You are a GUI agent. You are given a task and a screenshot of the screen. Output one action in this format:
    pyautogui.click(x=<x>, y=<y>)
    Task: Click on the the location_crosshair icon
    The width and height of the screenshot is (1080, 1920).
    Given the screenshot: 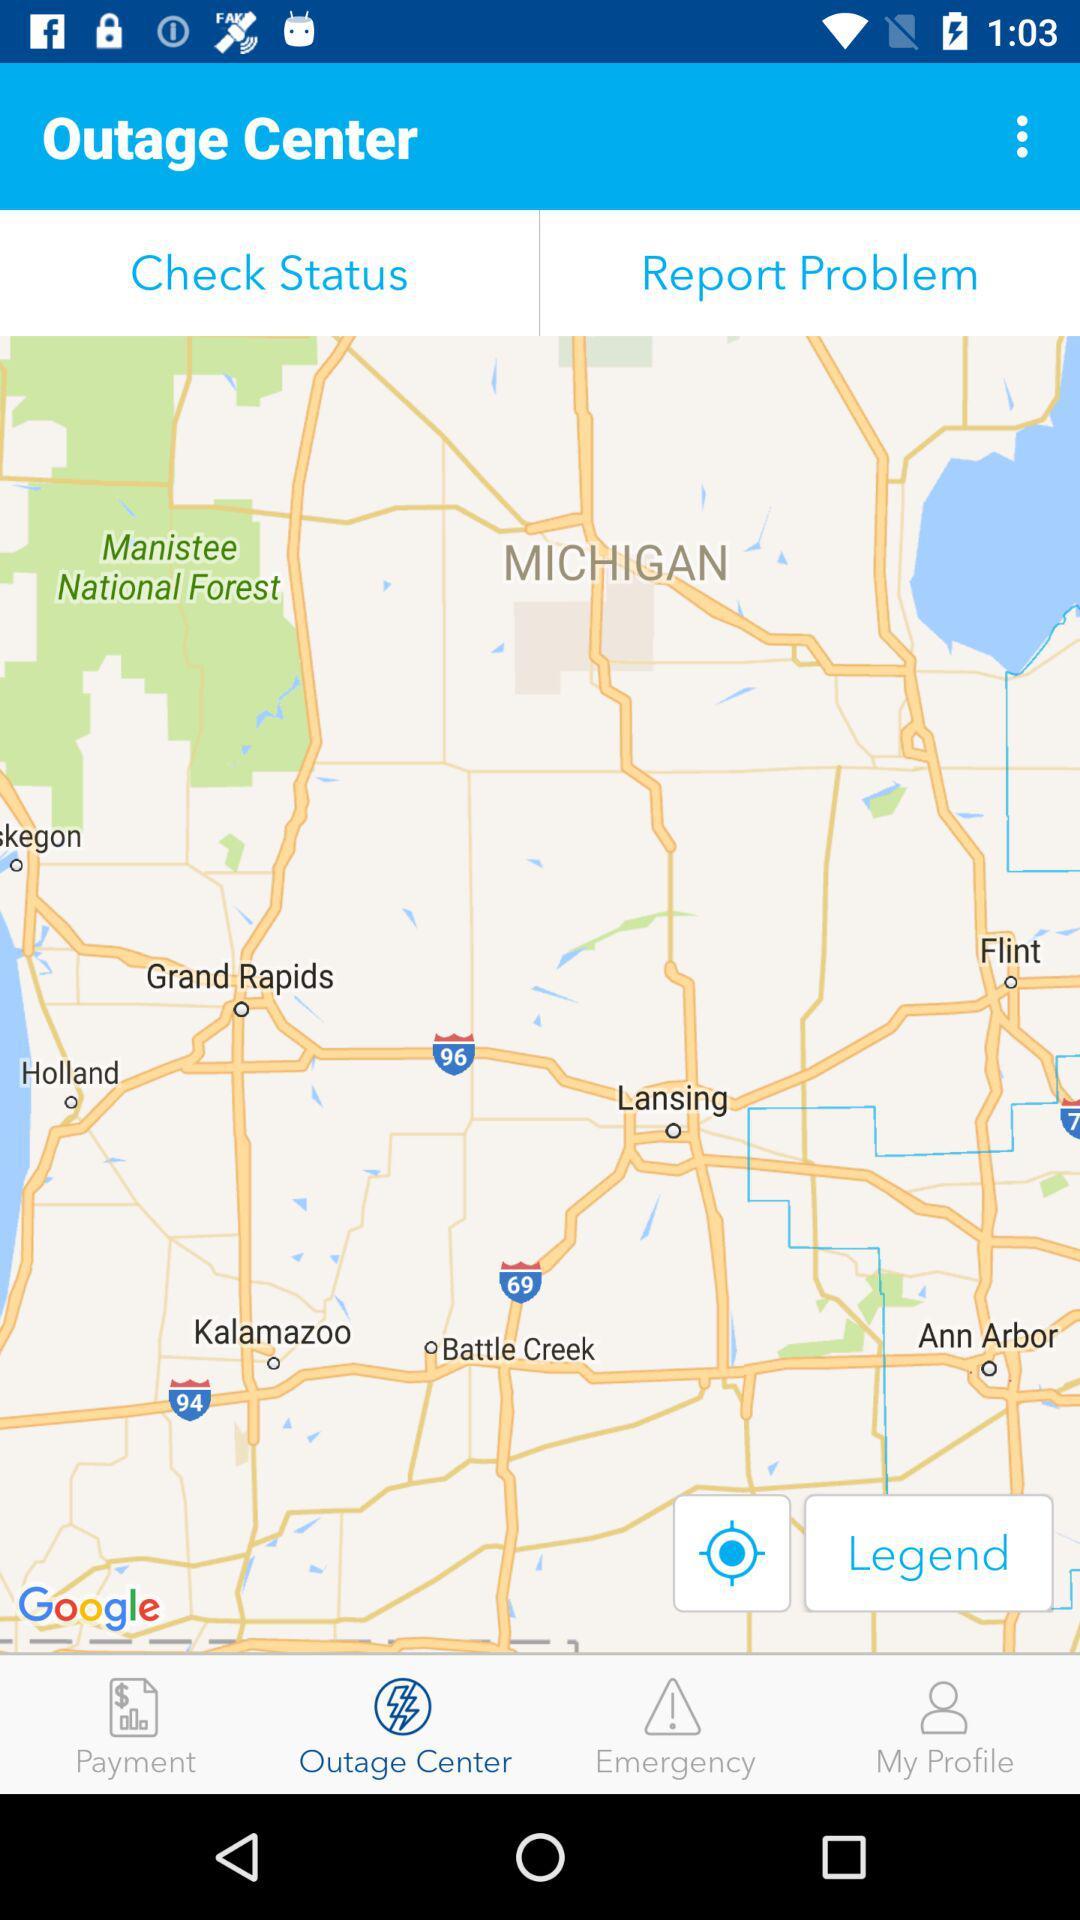 What is the action you would take?
    pyautogui.click(x=732, y=1552)
    